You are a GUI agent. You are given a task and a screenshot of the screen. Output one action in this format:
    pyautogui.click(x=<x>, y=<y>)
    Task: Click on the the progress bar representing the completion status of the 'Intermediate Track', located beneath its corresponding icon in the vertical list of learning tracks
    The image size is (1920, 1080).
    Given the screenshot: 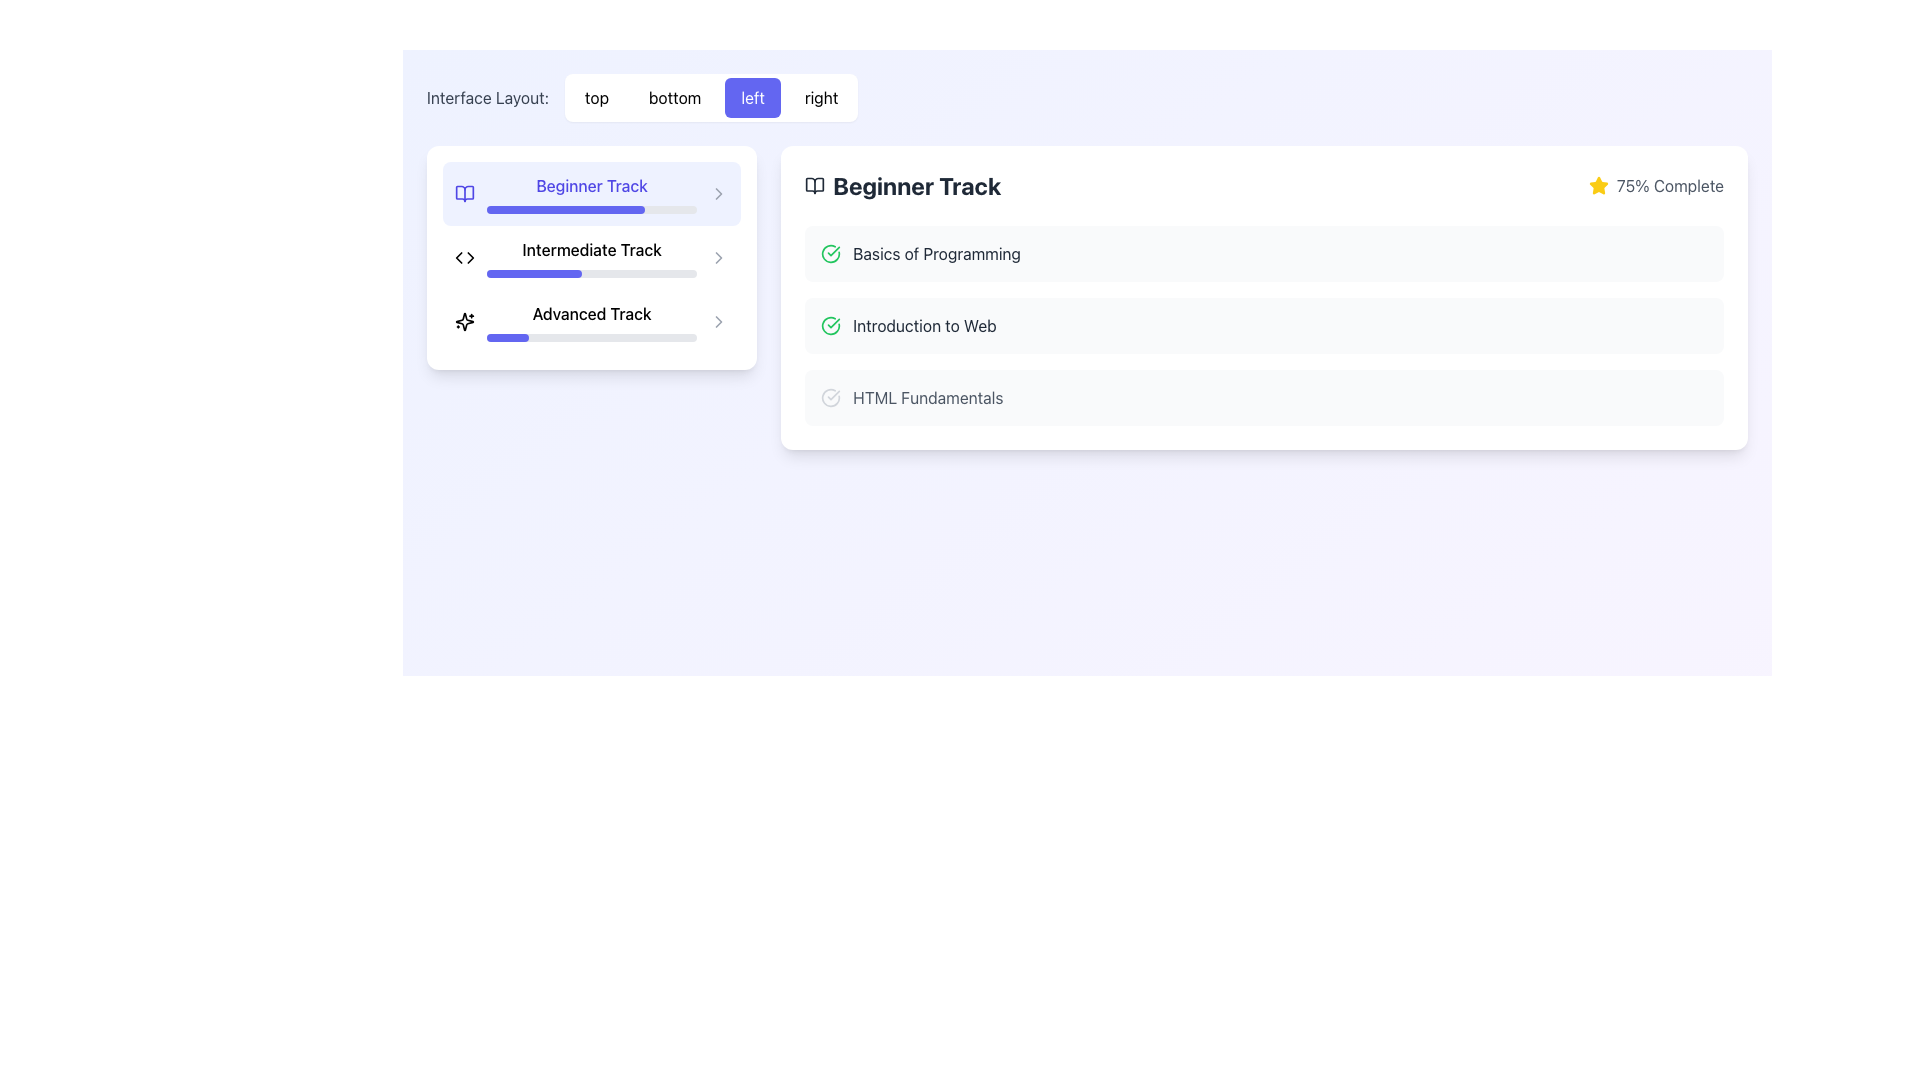 What is the action you would take?
    pyautogui.click(x=591, y=257)
    